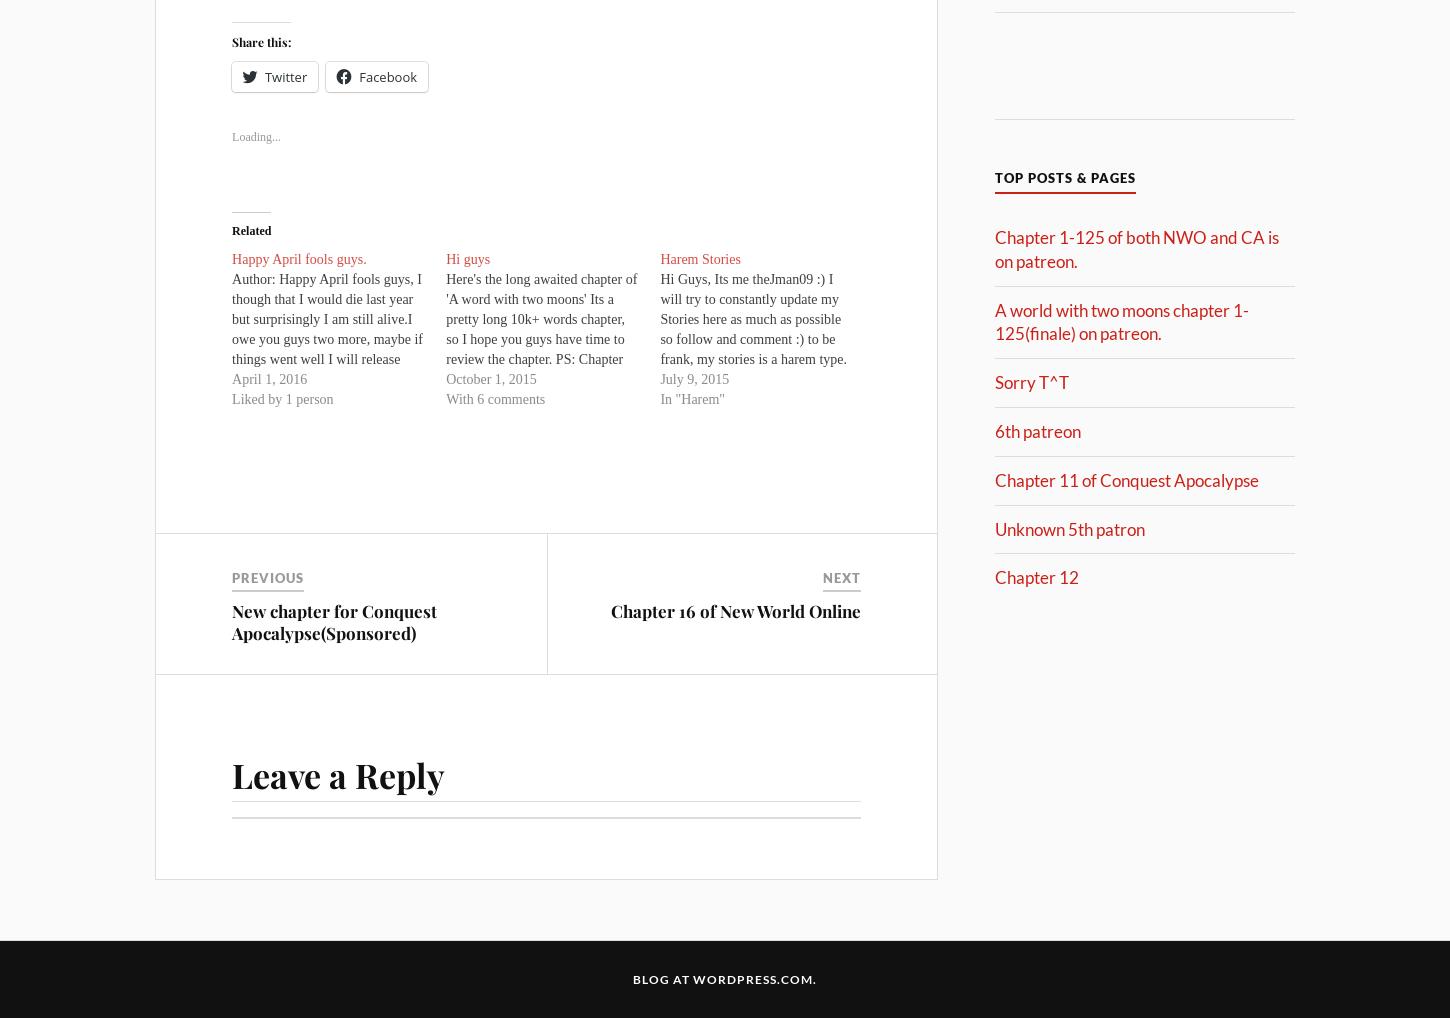  What do you see at coordinates (251, 224) in the screenshot?
I see `'Related'` at bounding box center [251, 224].